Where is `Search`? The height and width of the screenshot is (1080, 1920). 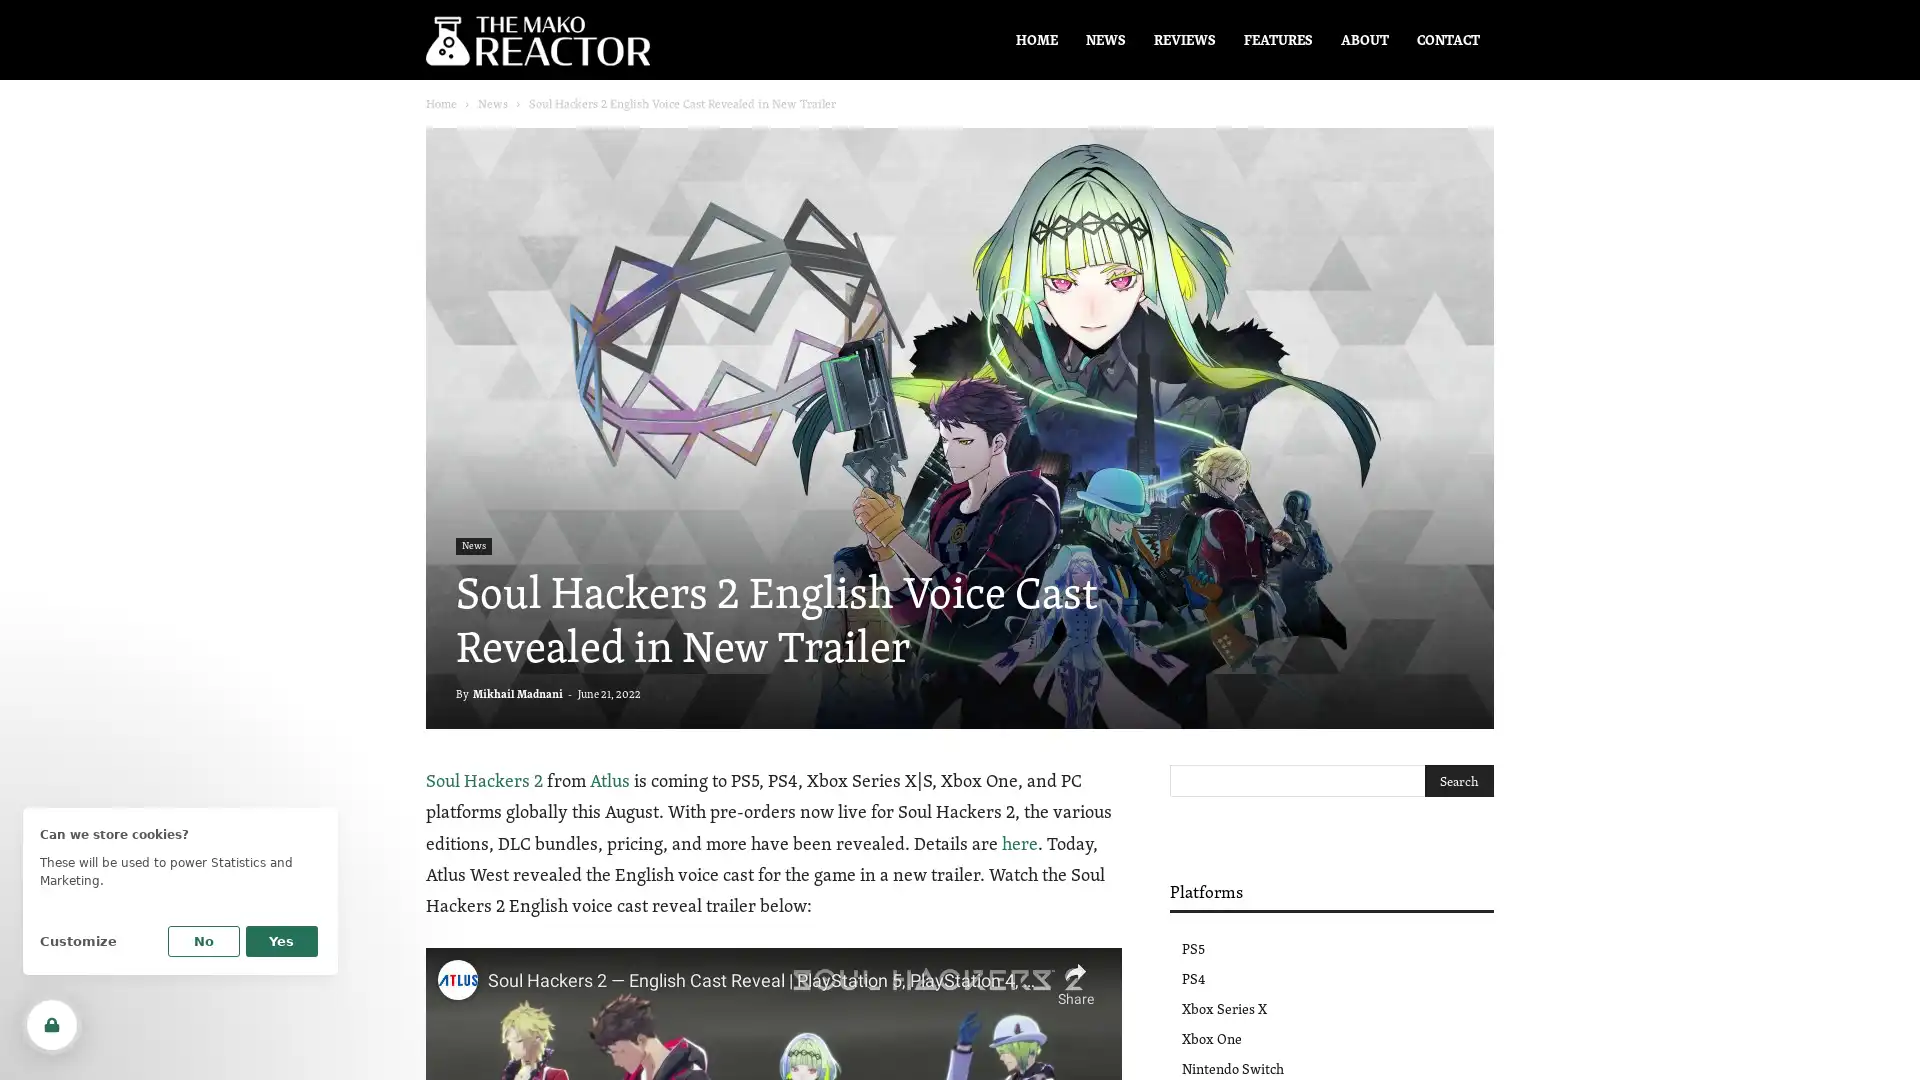 Search is located at coordinates (1459, 779).